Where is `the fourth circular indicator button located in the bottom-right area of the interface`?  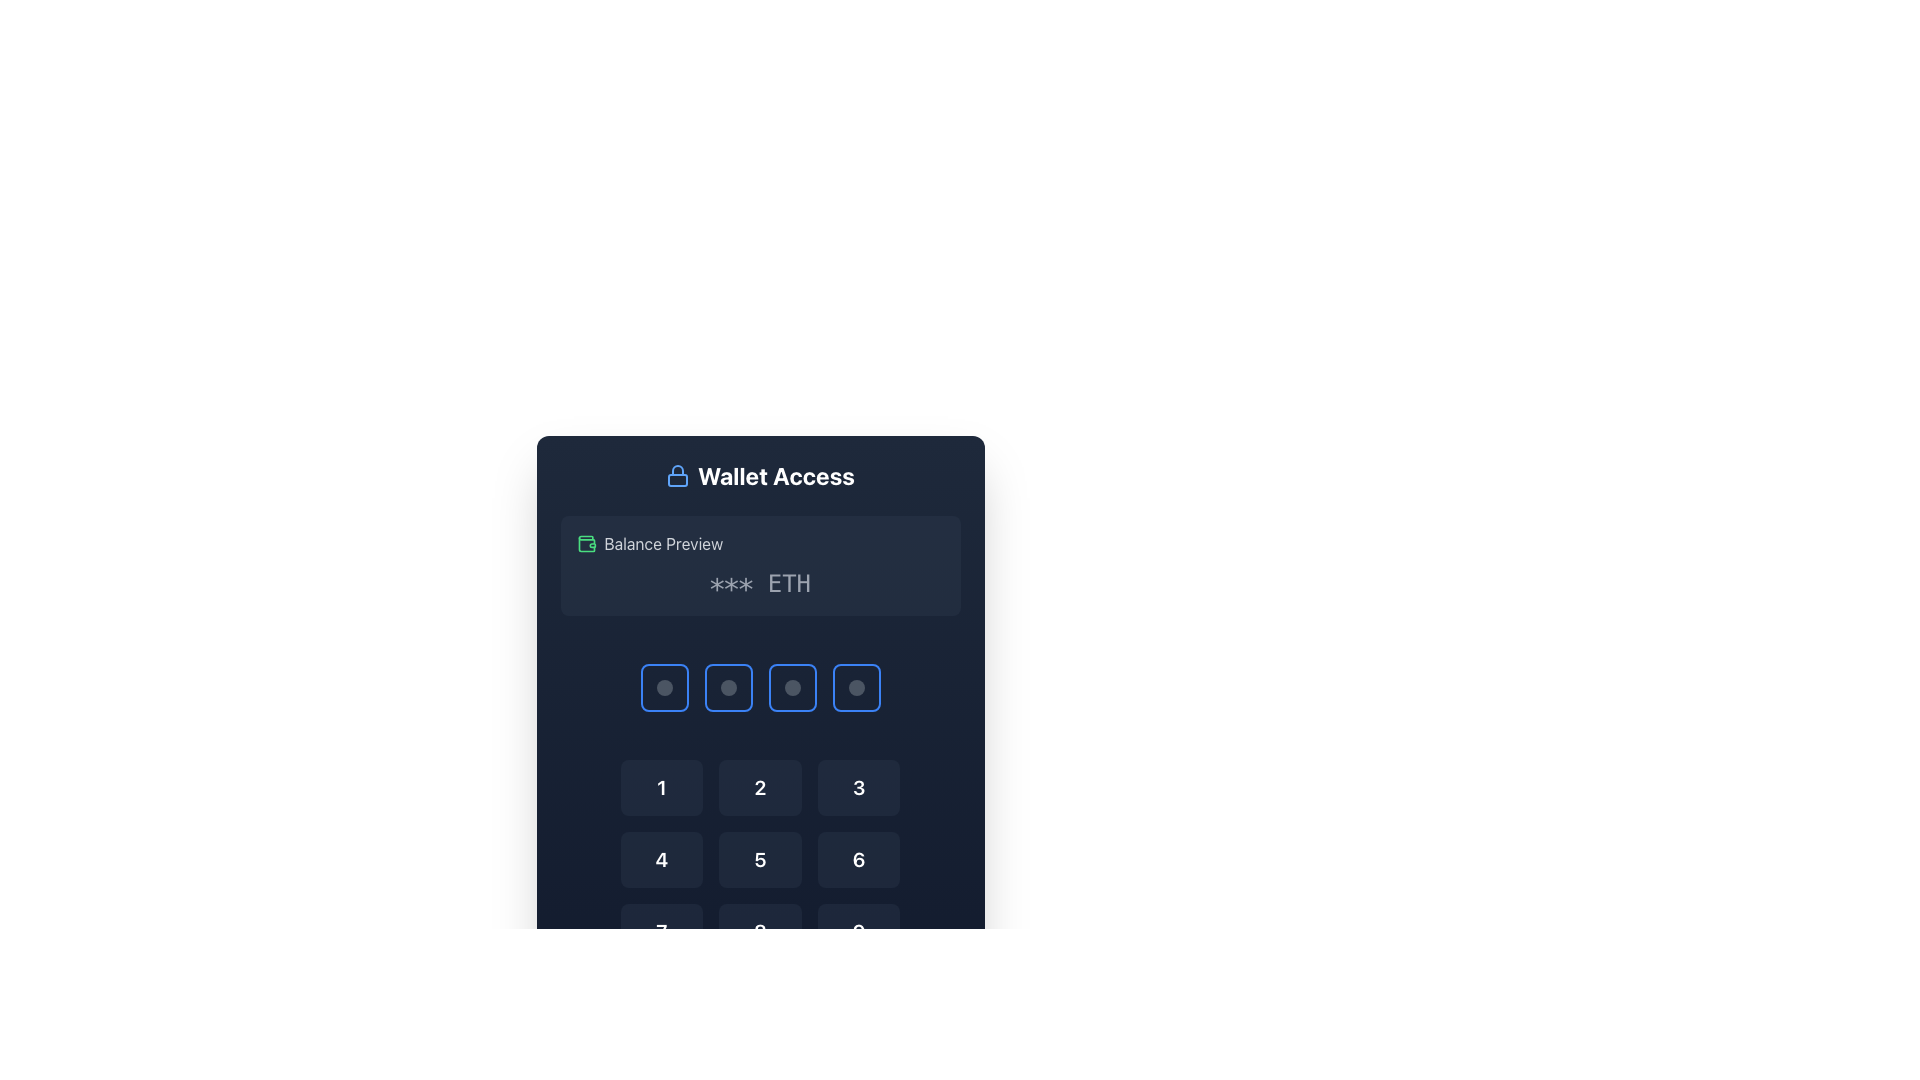
the fourth circular indicator button located in the bottom-right area of the interface is located at coordinates (856, 686).